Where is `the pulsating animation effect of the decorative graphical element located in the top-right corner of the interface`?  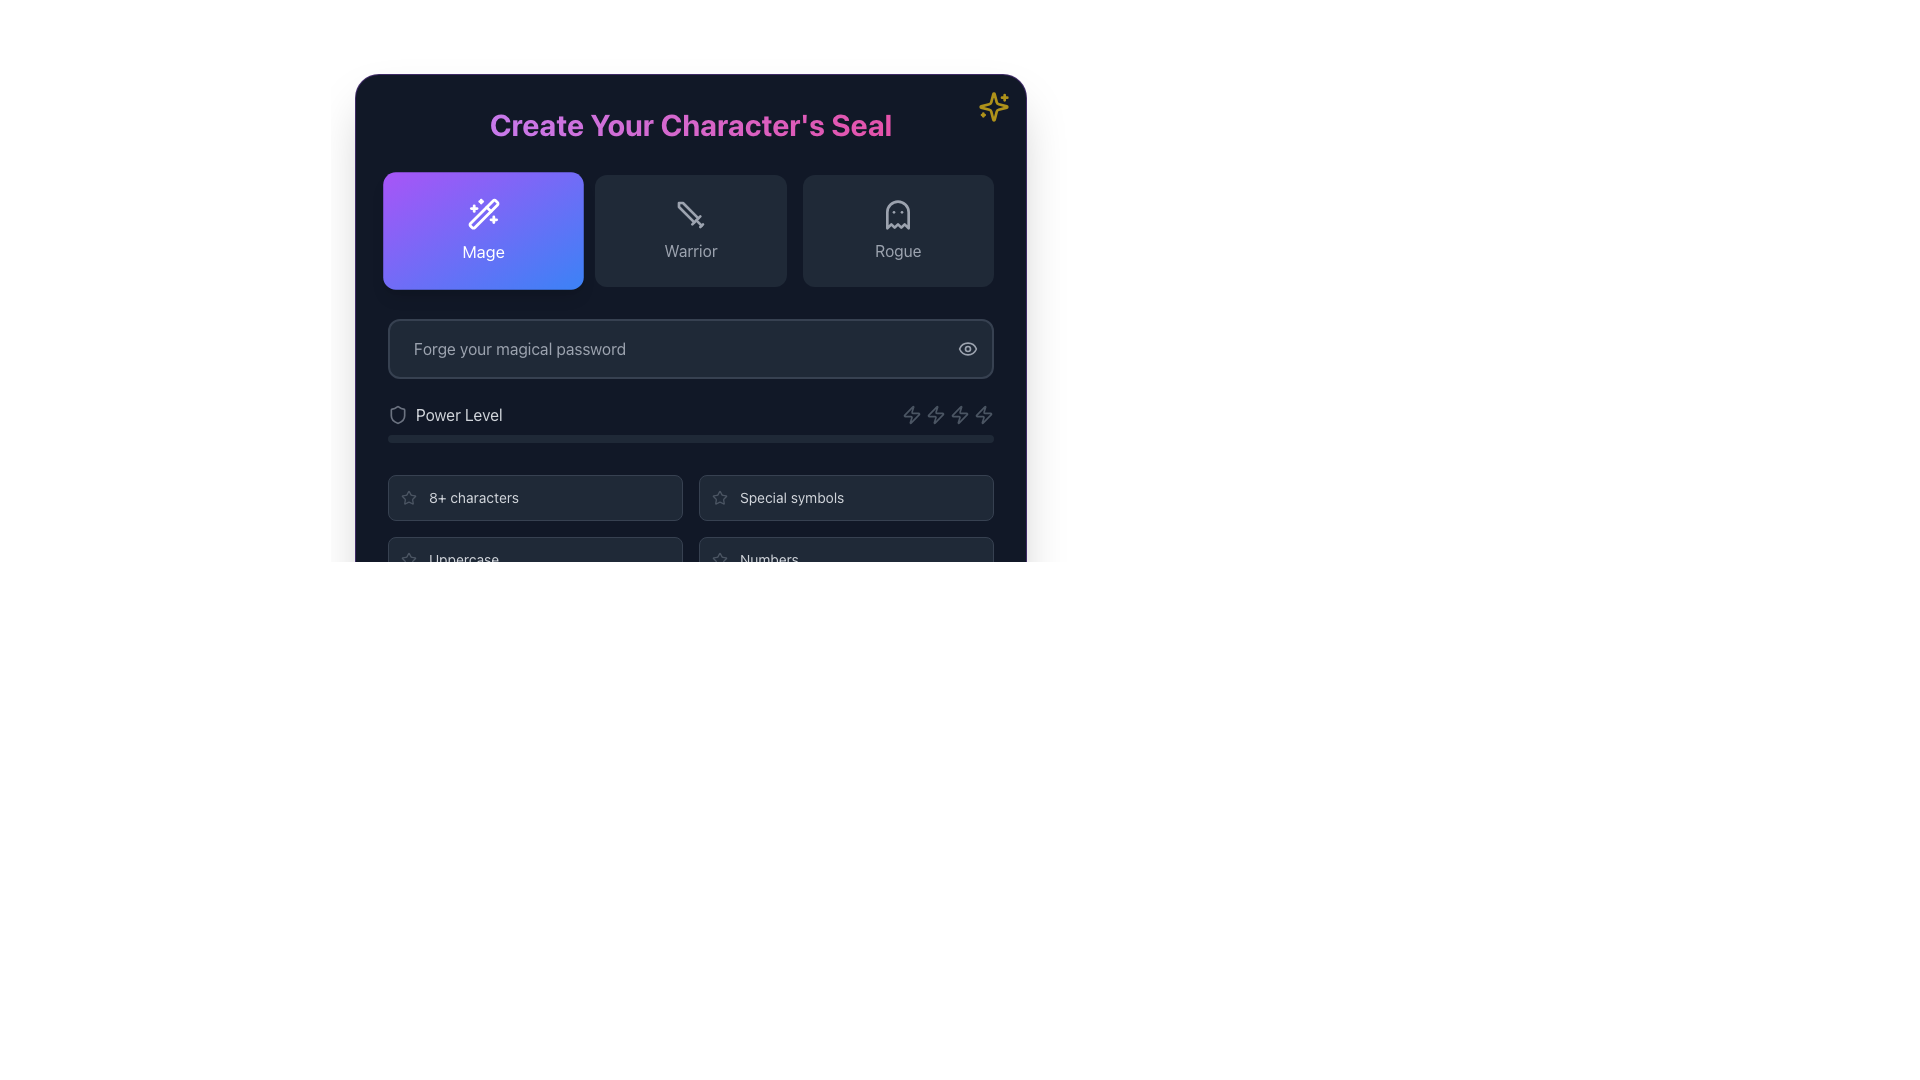 the pulsating animation effect of the decorative graphical element located in the top-right corner of the interface is located at coordinates (993, 107).